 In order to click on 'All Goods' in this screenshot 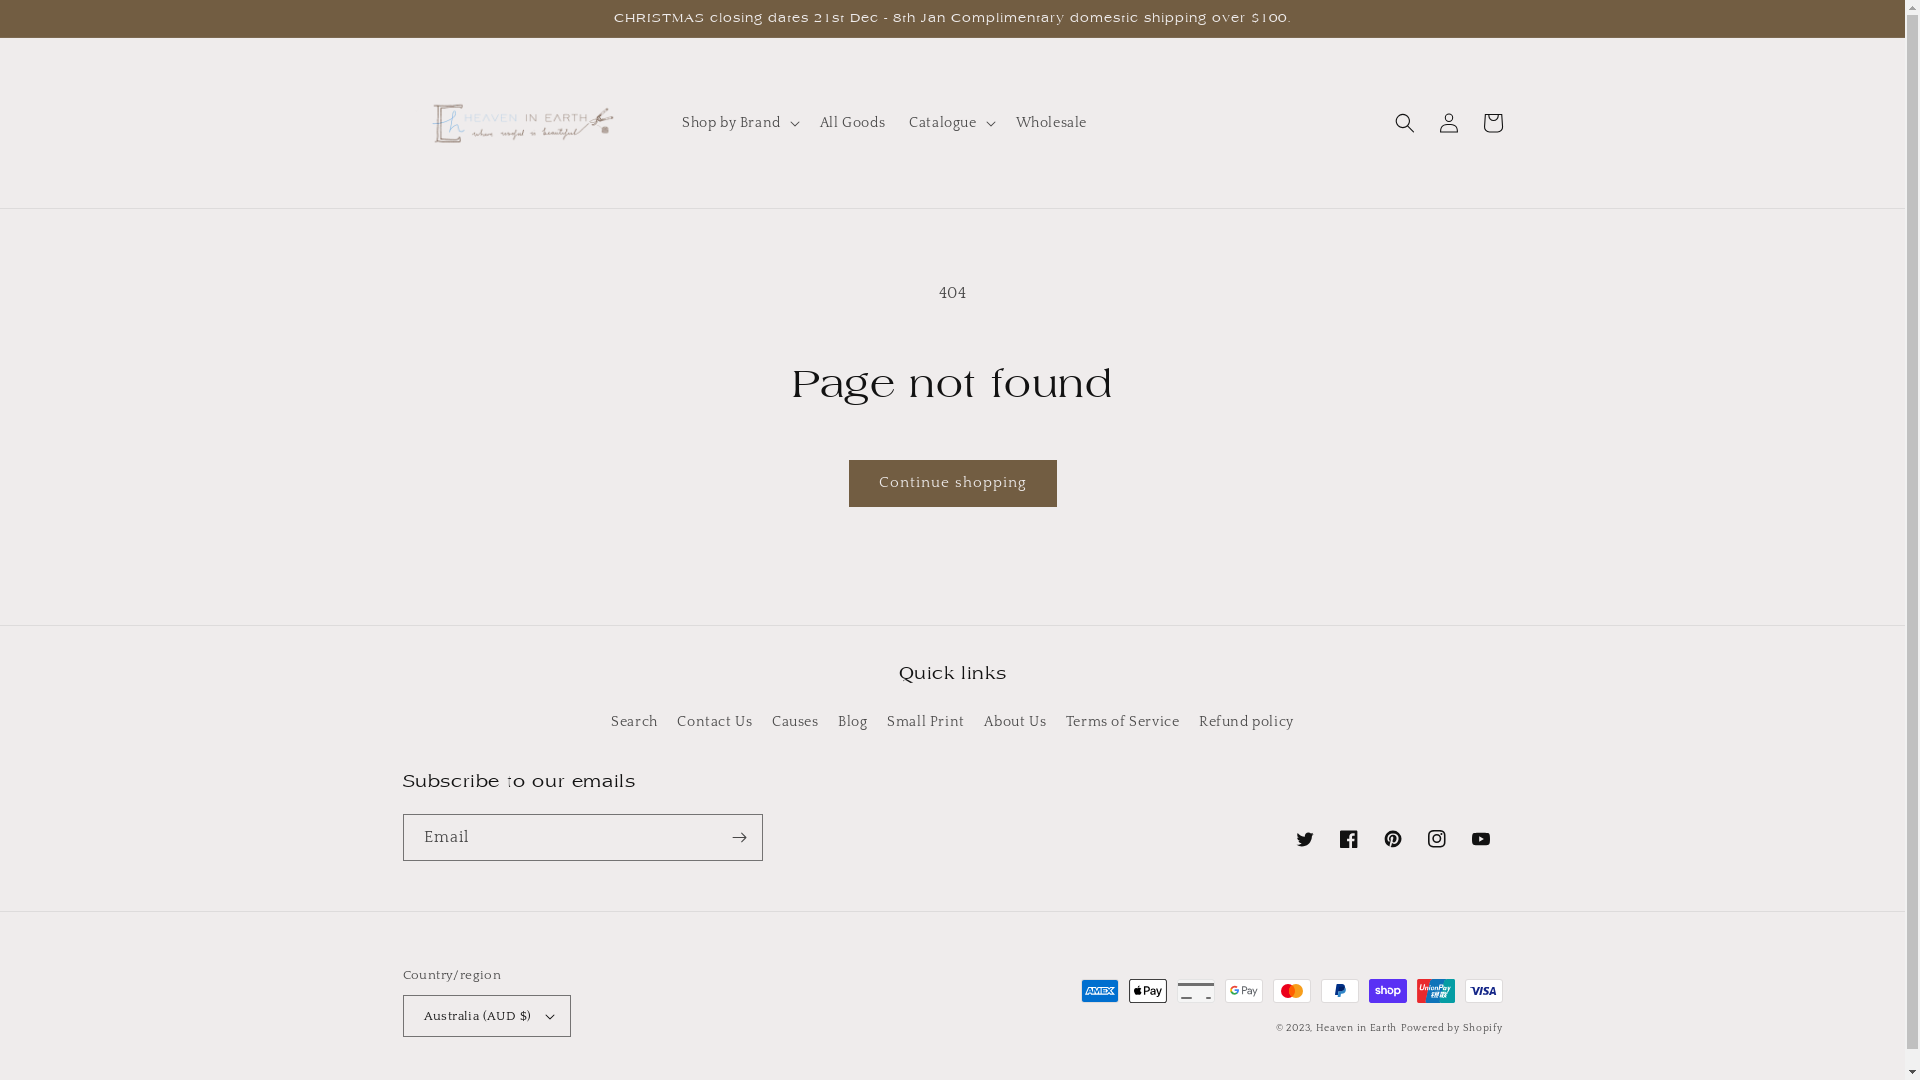, I will do `click(852, 123)`.